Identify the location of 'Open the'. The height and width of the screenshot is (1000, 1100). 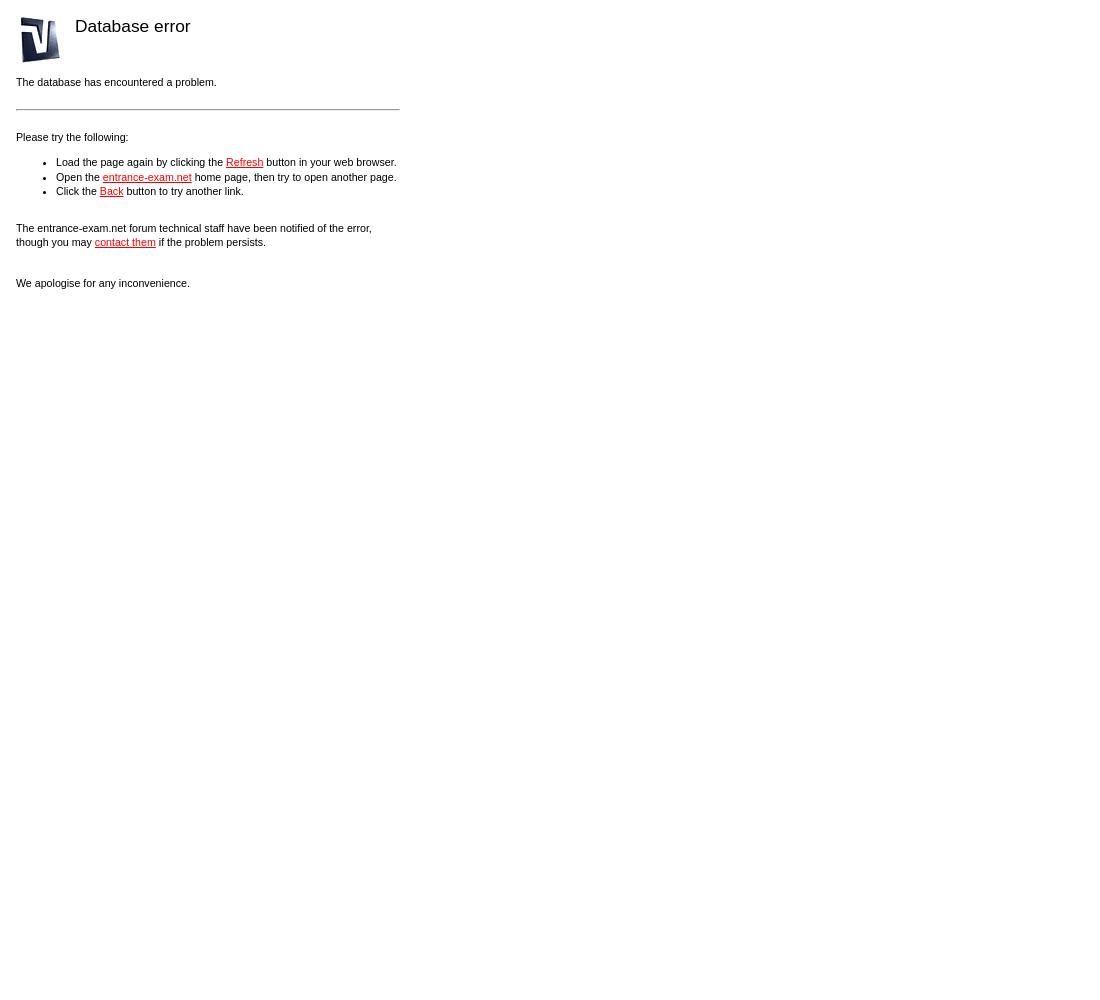
(78, 176).